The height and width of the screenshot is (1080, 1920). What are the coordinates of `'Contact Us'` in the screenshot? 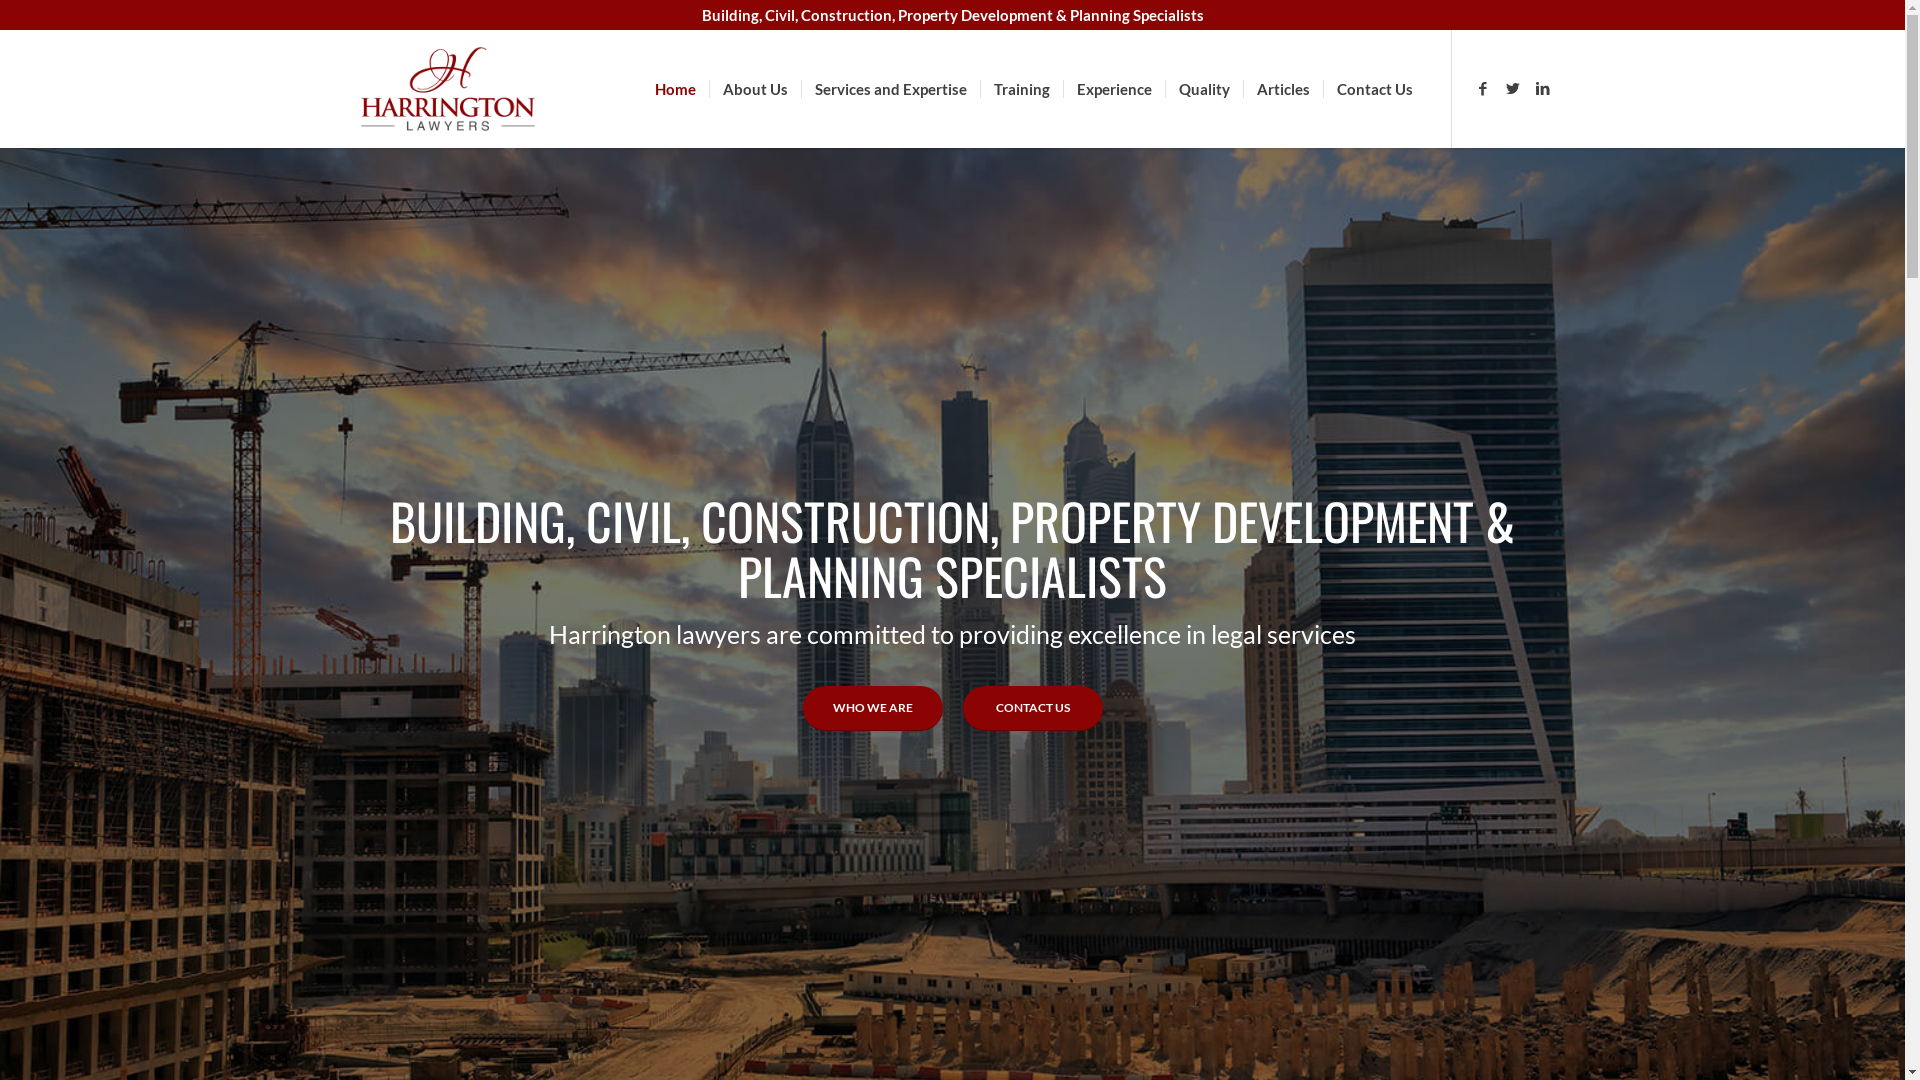 It's located at (1372, 87).